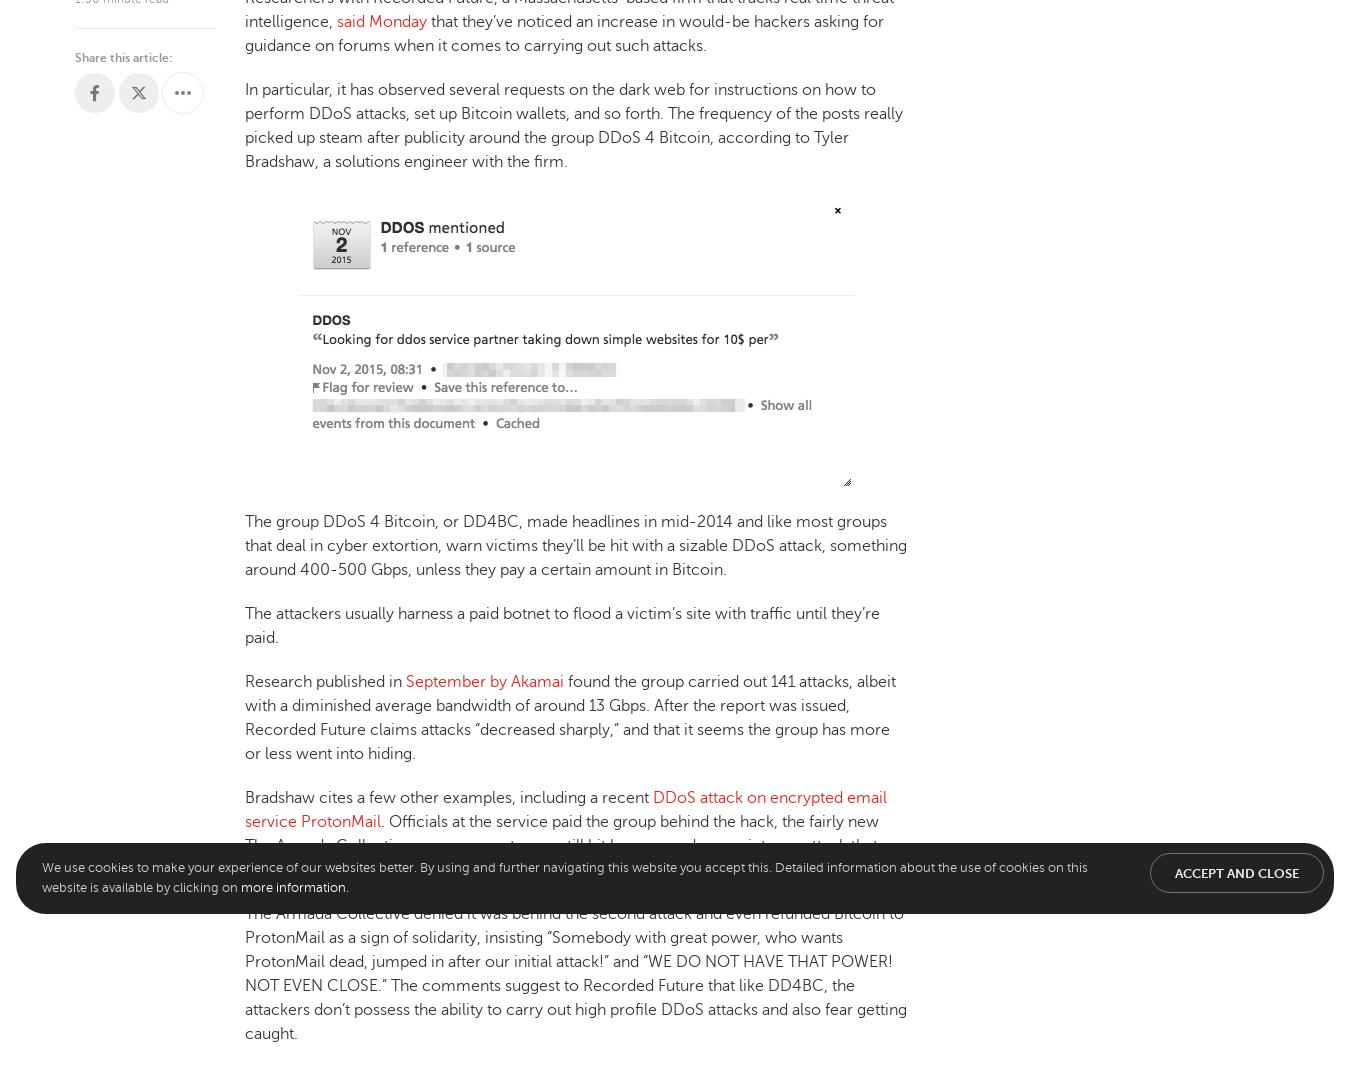 Image resolution: width=1350 pixels, height=1070 pixels. What do you see at coordinates (570, 716) in the screenshot?
I see `'found the group carried out 141 attacks, albeit with a diminished average bandwidth of around 13 Gbps. After the report was issued, Recorded Future claims attacks “decreased sharply,” and that it seems the group has more or less went into hiding.'` at bounding box center [570, 716].